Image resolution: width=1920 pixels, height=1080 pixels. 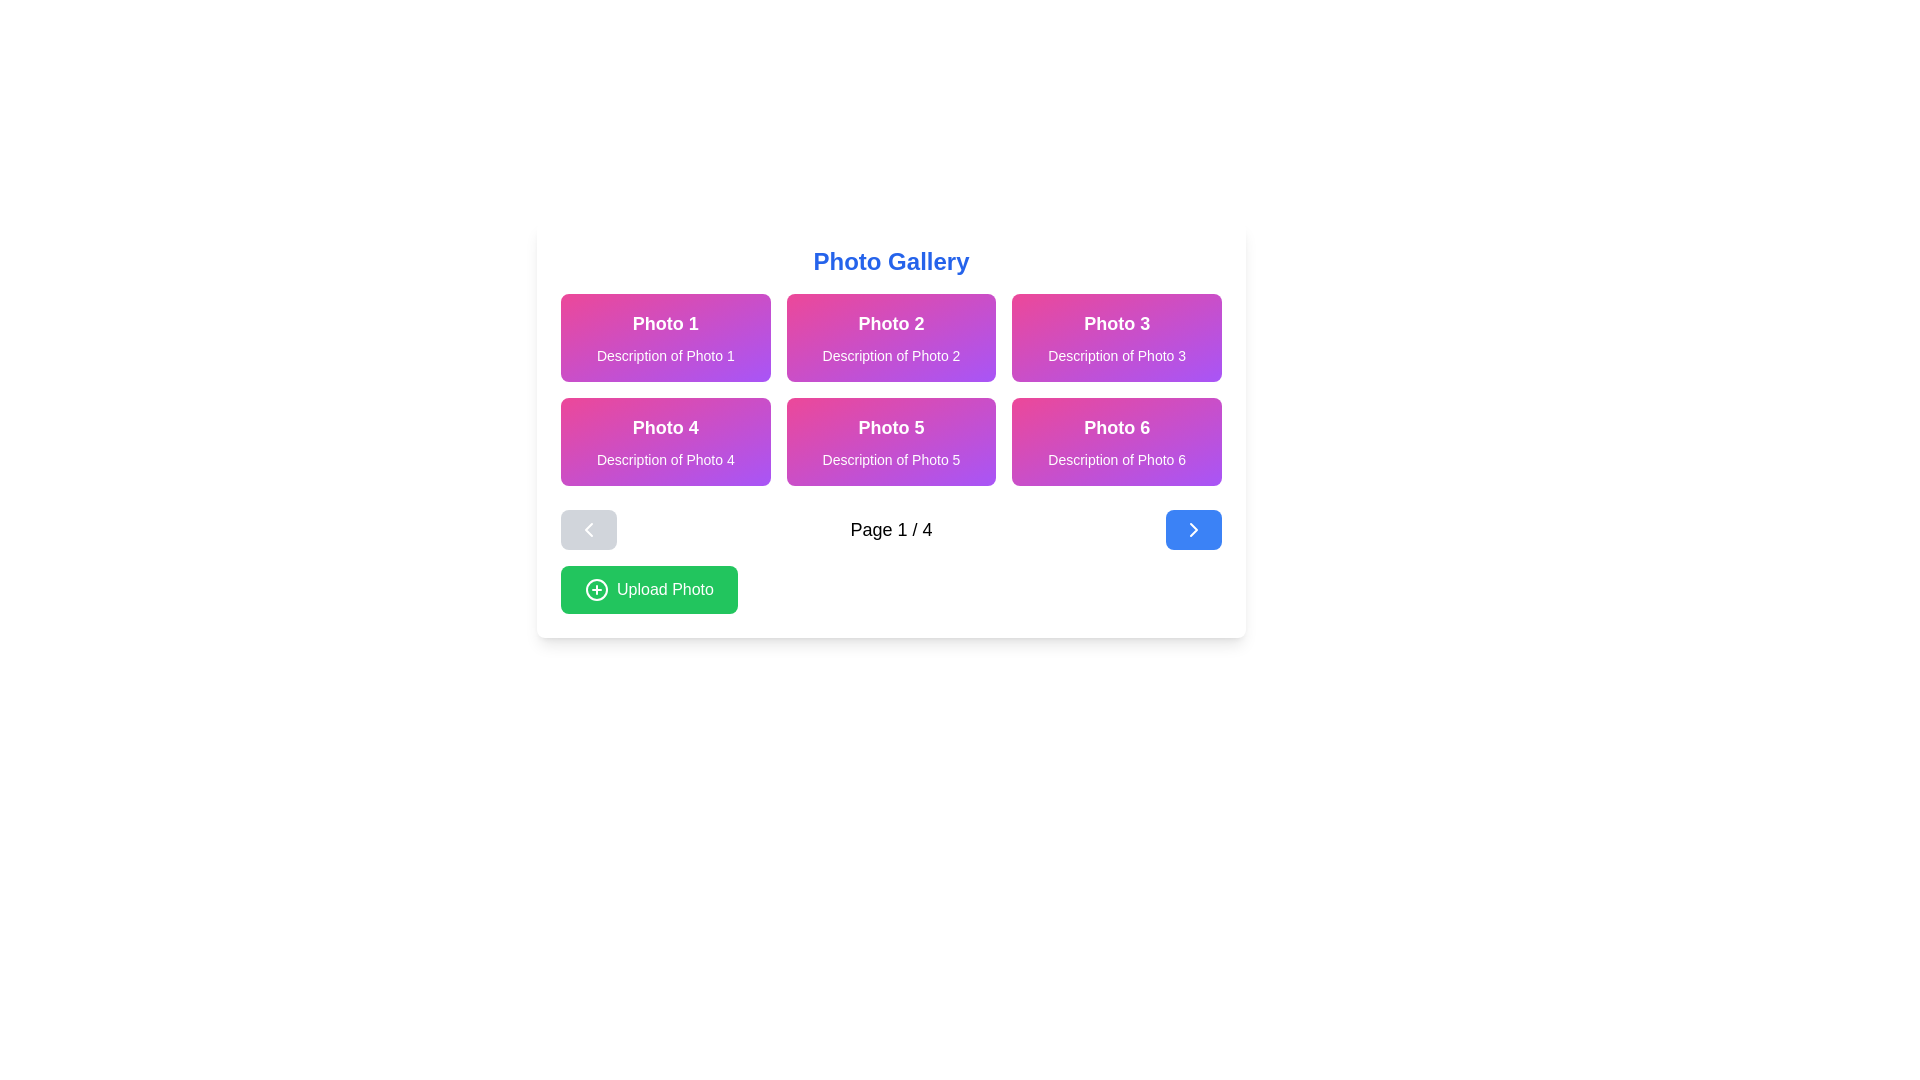 What do you see at coordinates (890, 389) in the screenshot?
I see `keyboard navigation` at bounding box center [890, 389].